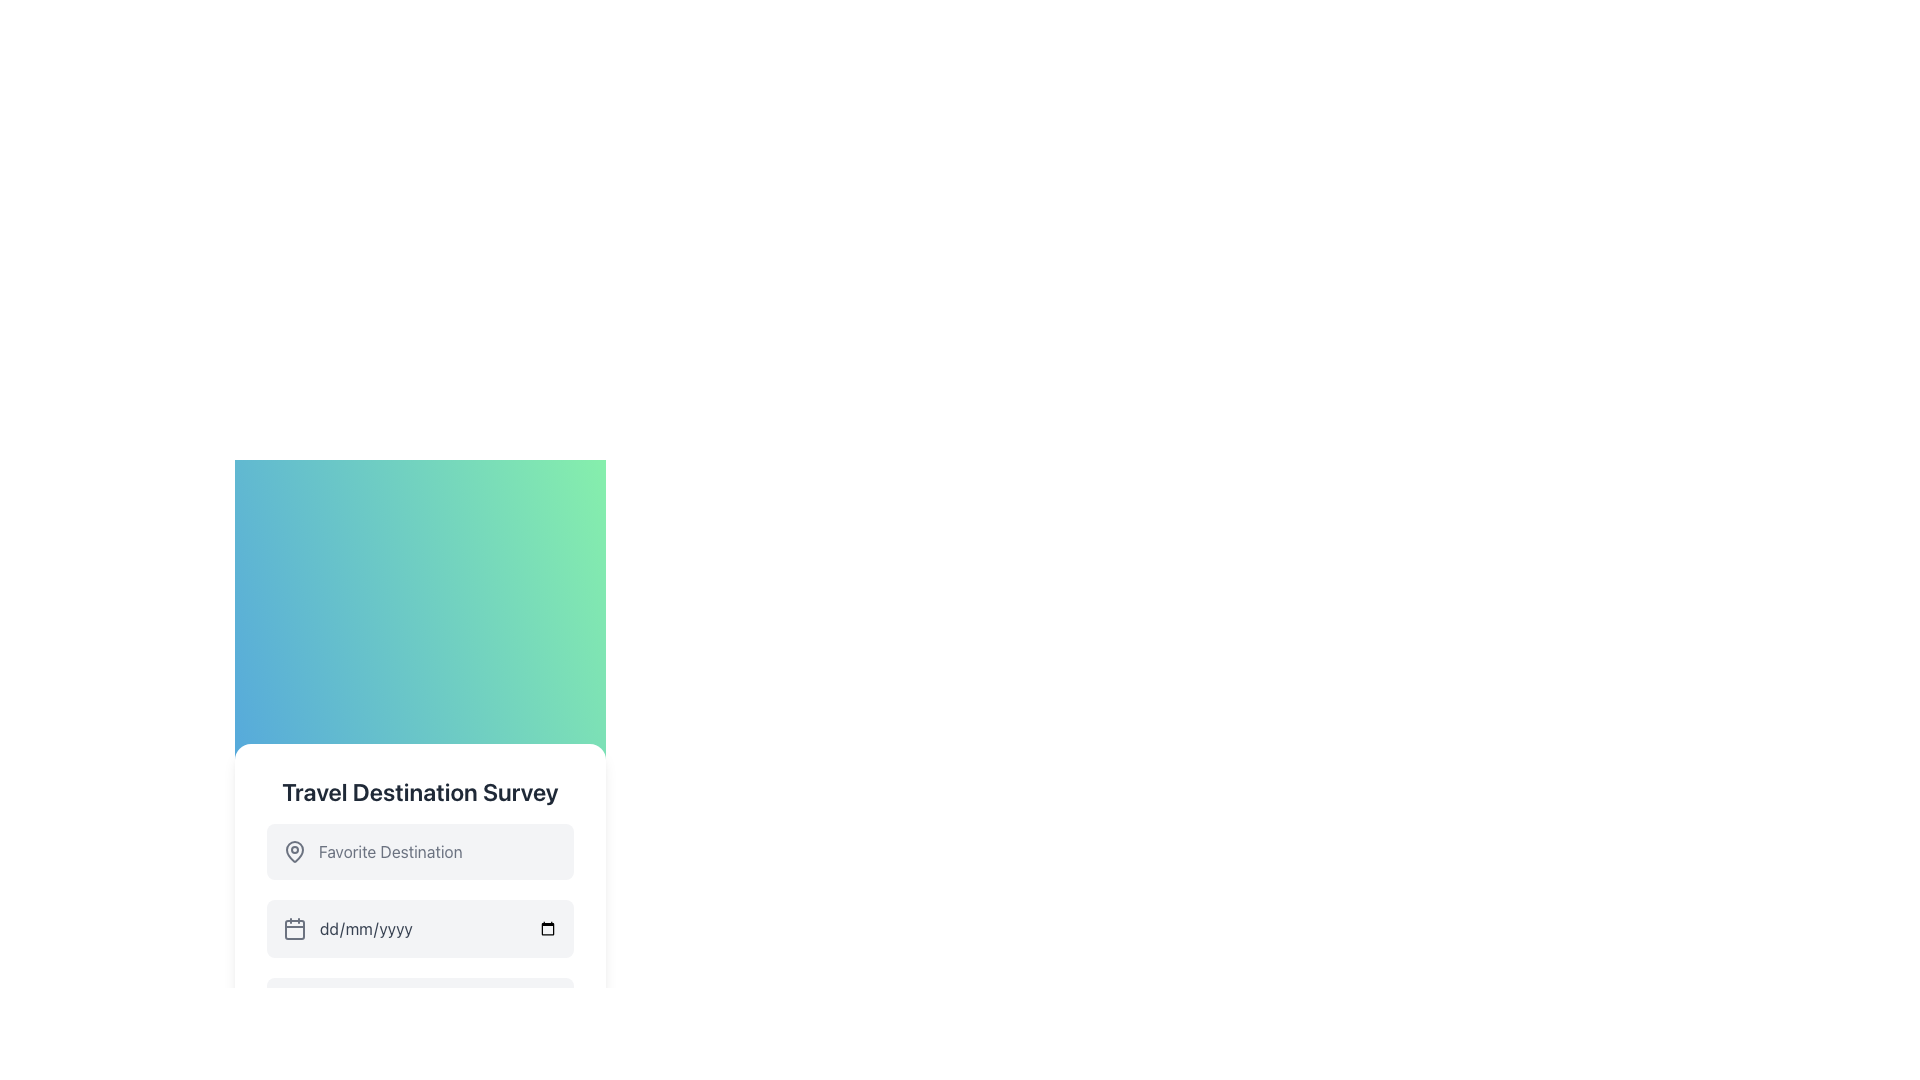 This screenshot has width=1920, height=1080. What do you see at coordinates (293, 852) in the screenshot?
I see `the map pin icon with rounded edges, which is located to the left of the 'Favorite Destination' input field` at bounding box center [293, 852].